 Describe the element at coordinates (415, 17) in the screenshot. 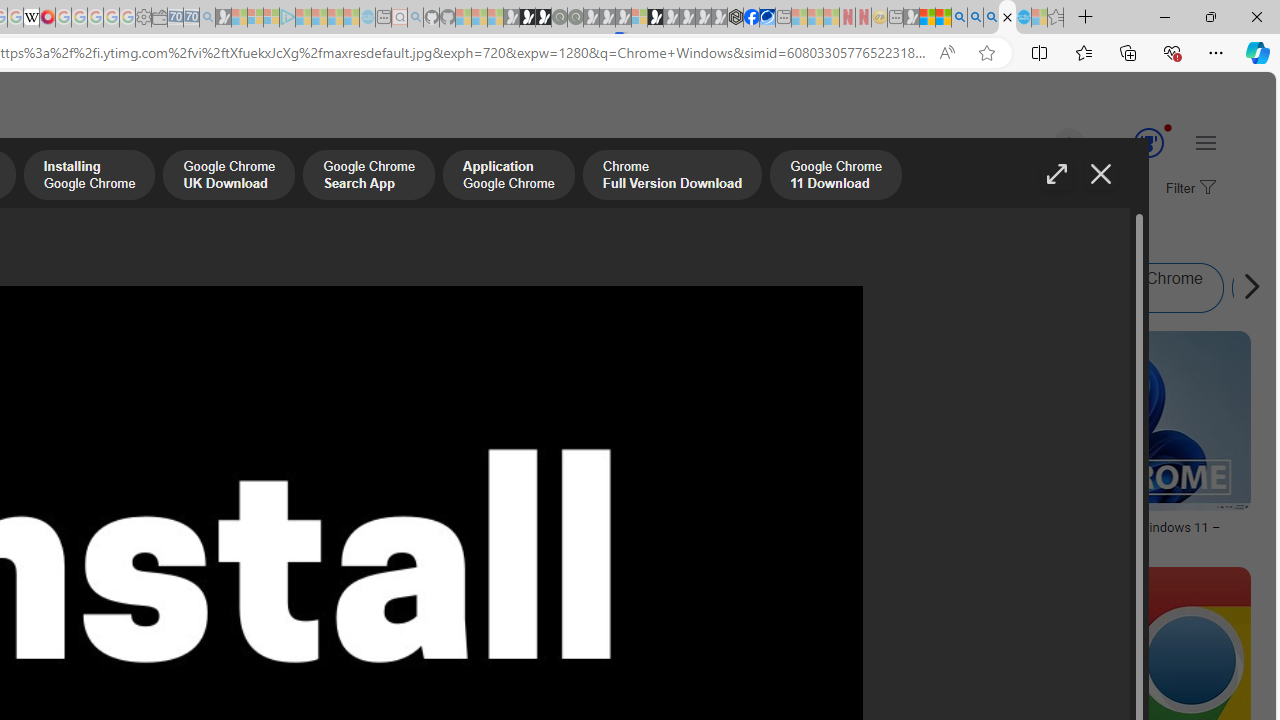

I see `'github - Search - Sleeping'` at that location.